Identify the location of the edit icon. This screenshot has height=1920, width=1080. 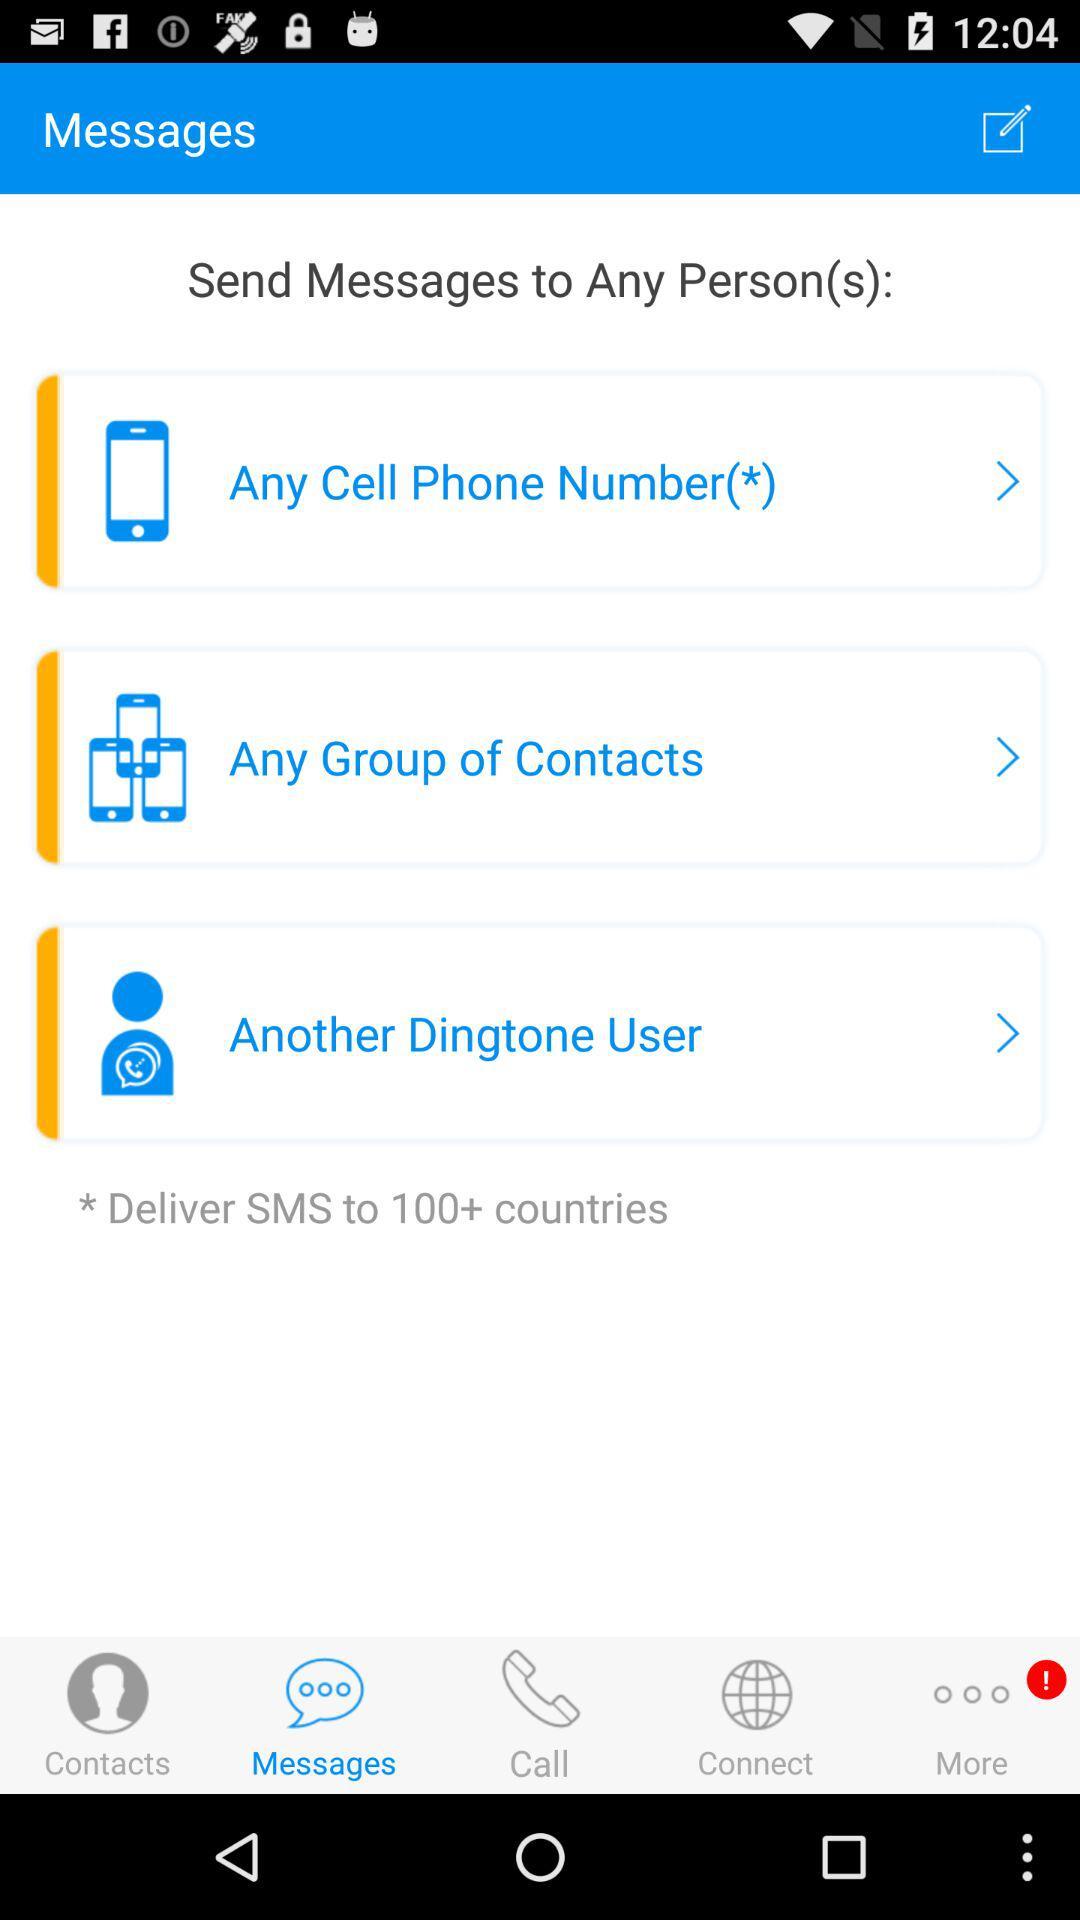
(1007, 136).